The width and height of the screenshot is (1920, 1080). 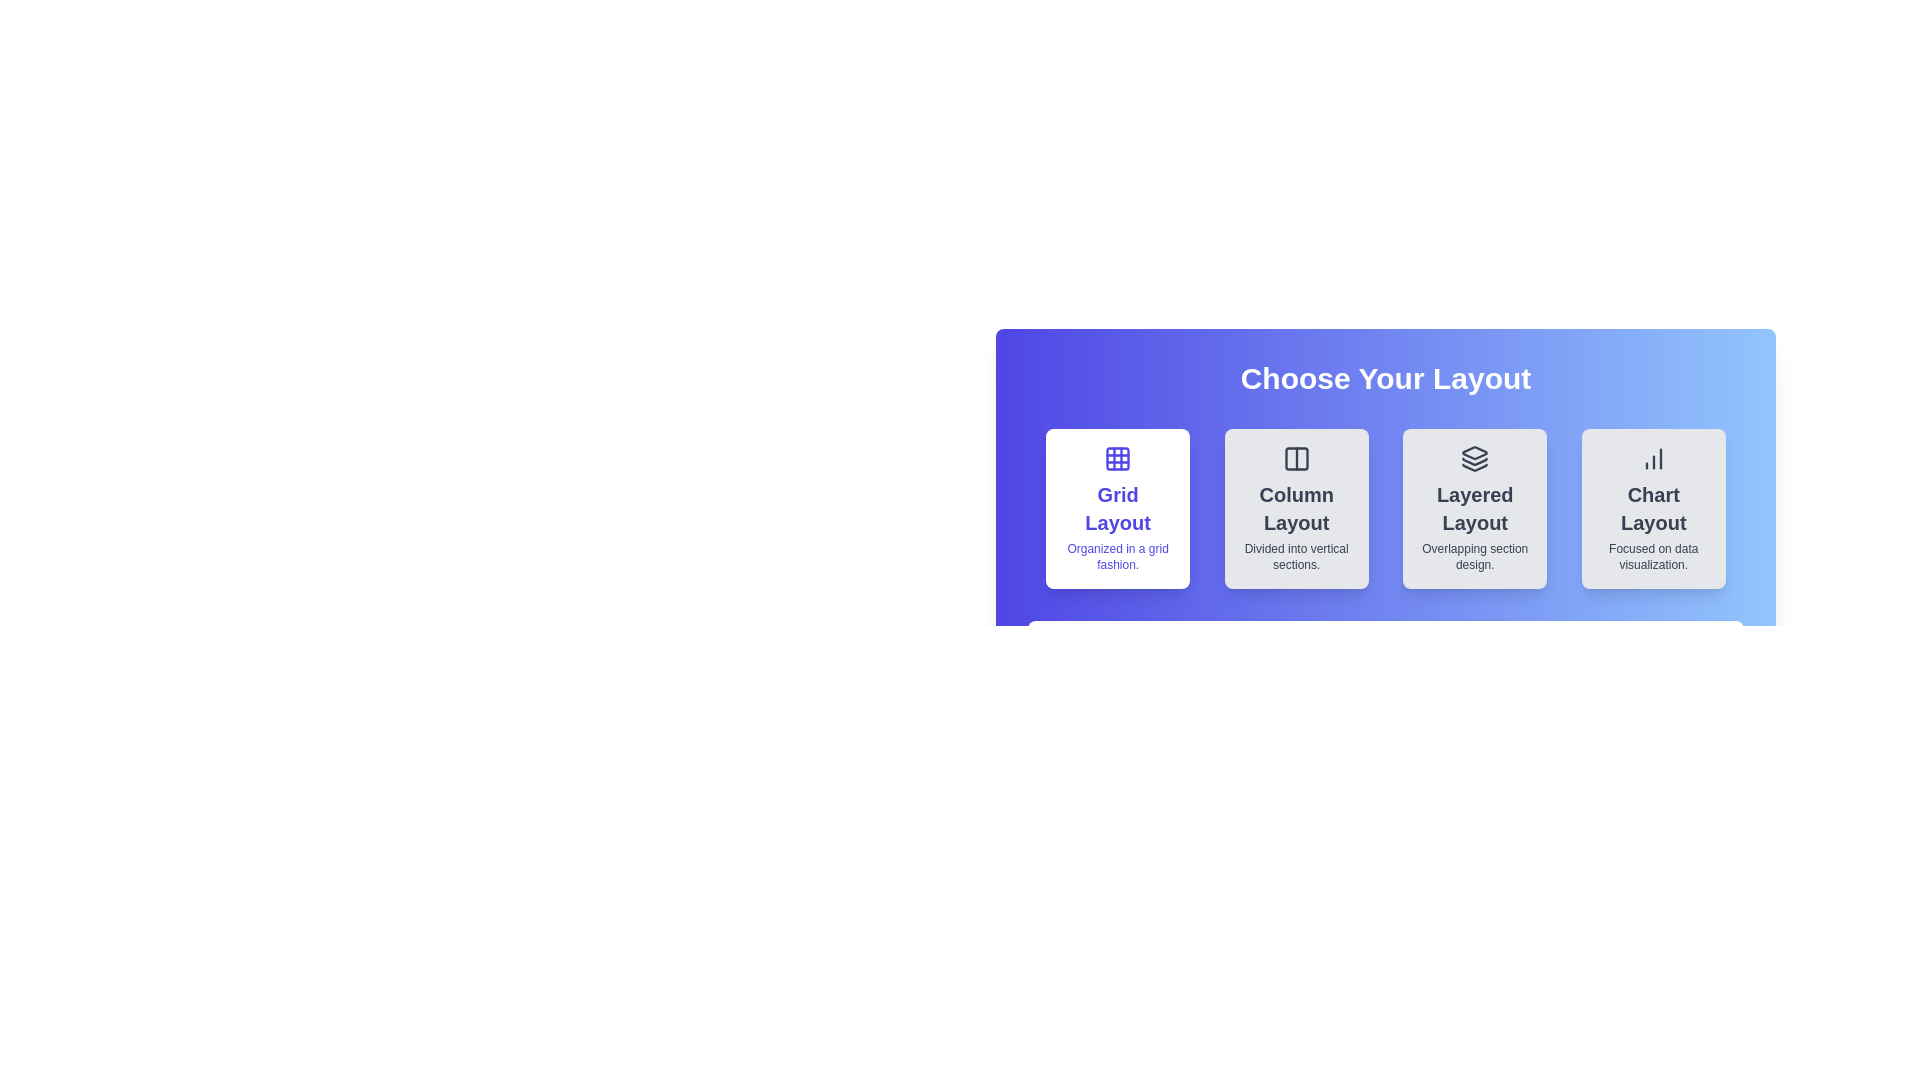 I want to click on the layout button corresponding to Layered Layout, so click(x=1474, y=508).